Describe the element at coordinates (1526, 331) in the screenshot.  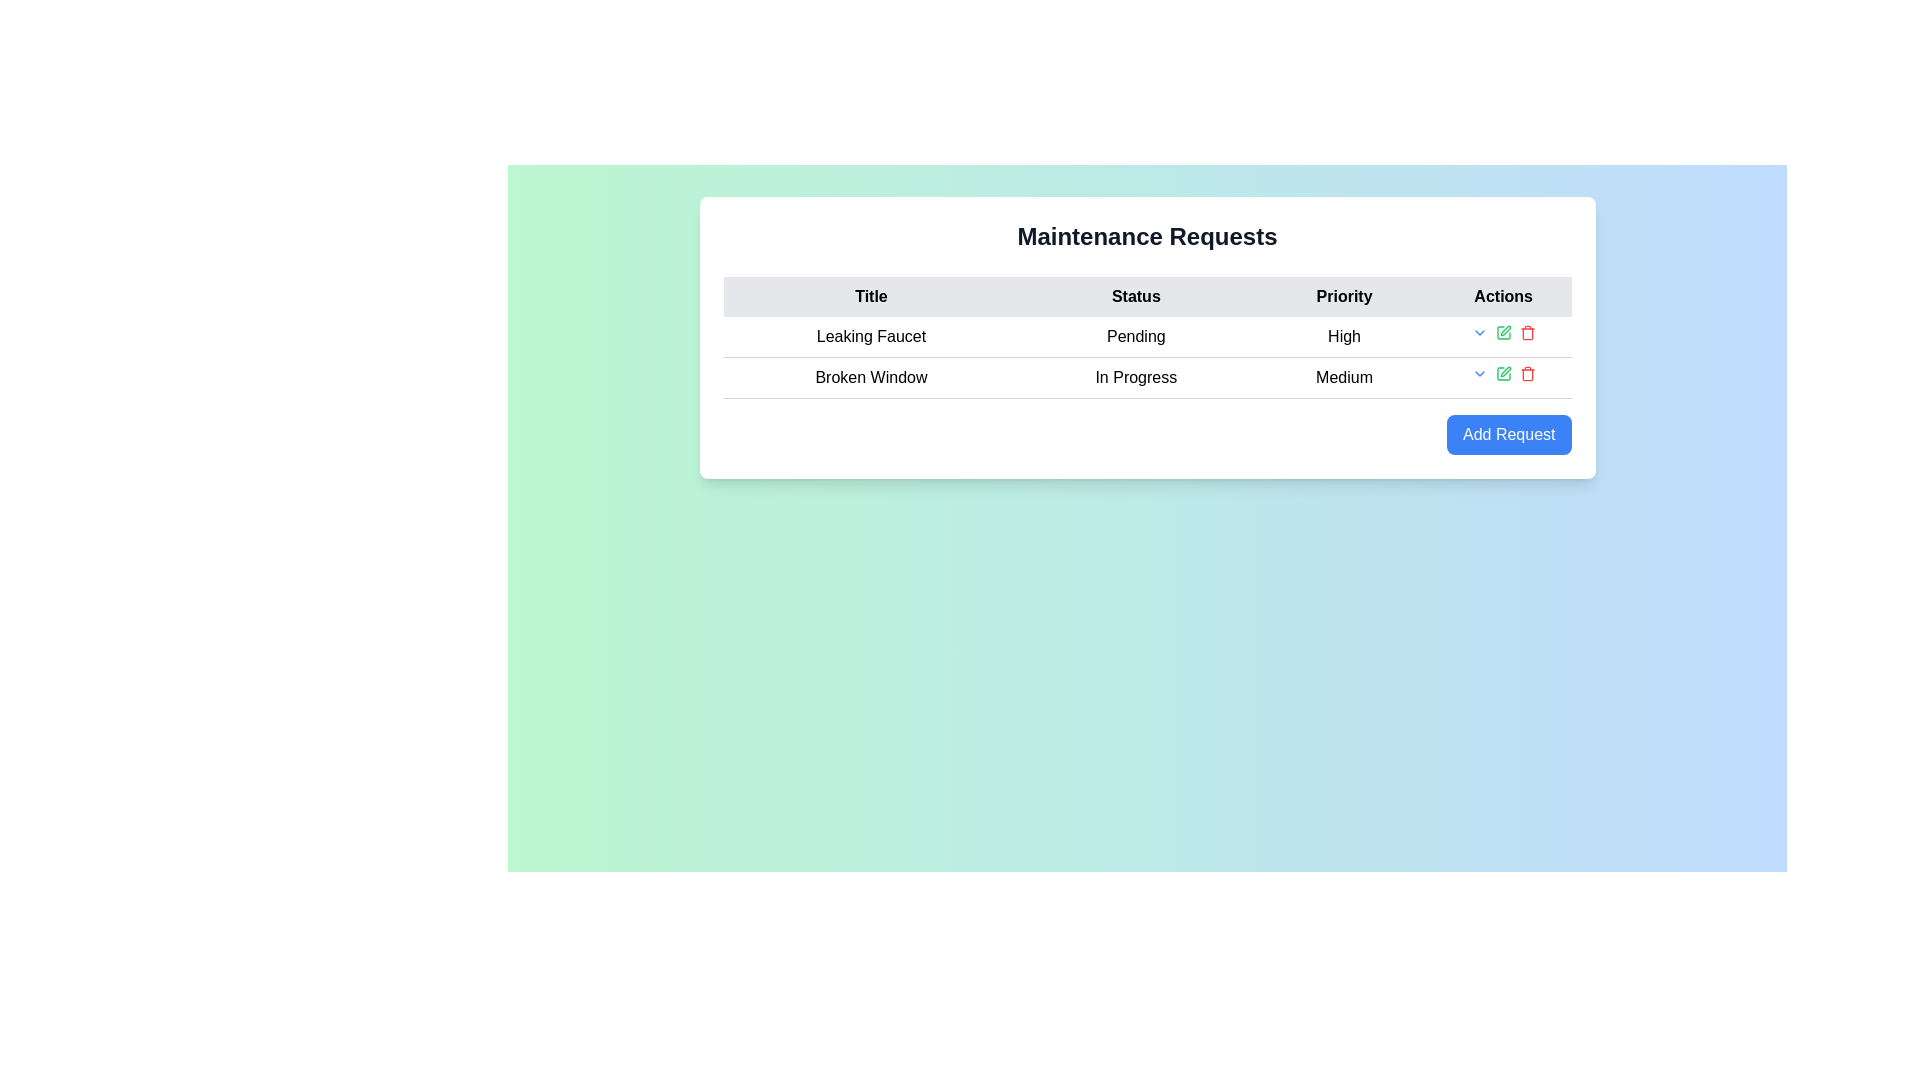
I see `the small red trash can icon button in the 'Actions' column of the first row in the data table` at that location.